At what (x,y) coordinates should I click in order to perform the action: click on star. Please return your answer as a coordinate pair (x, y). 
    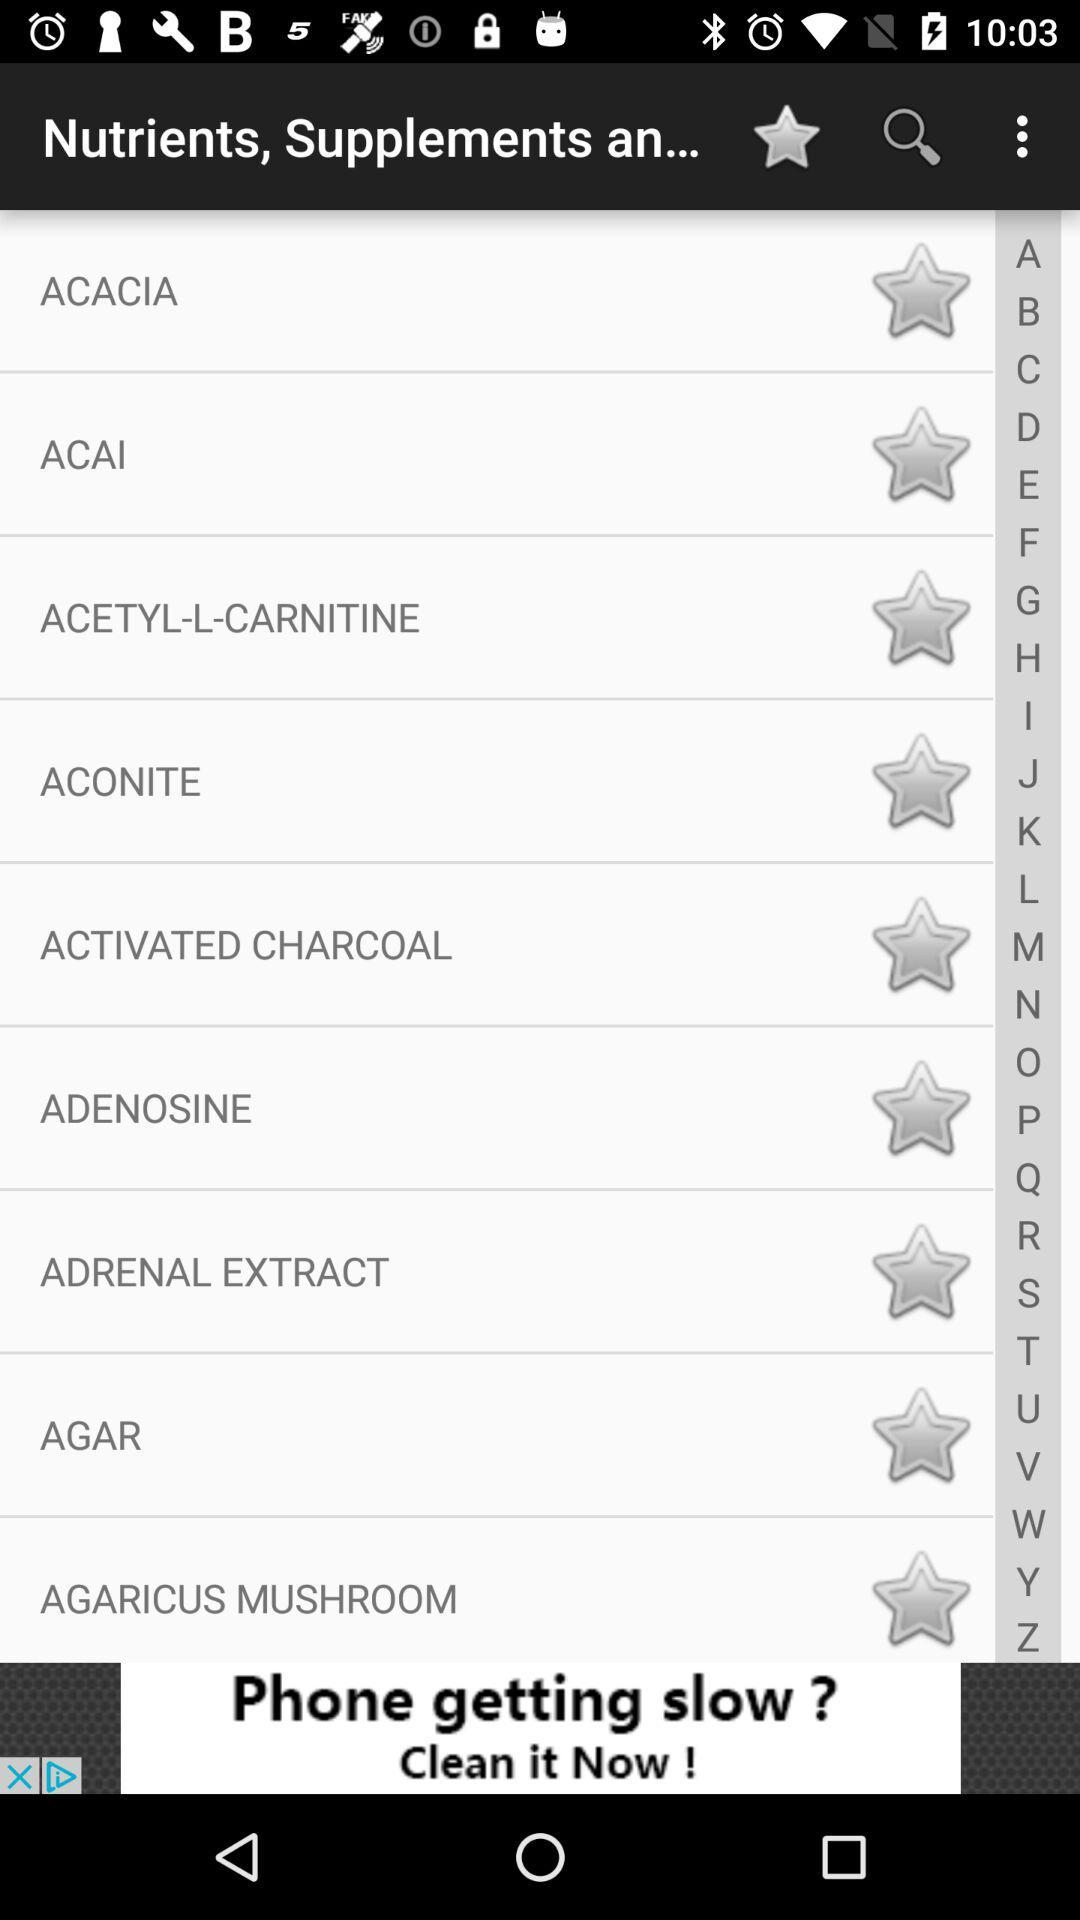
    Looking at the image, I should click on (920, 779).